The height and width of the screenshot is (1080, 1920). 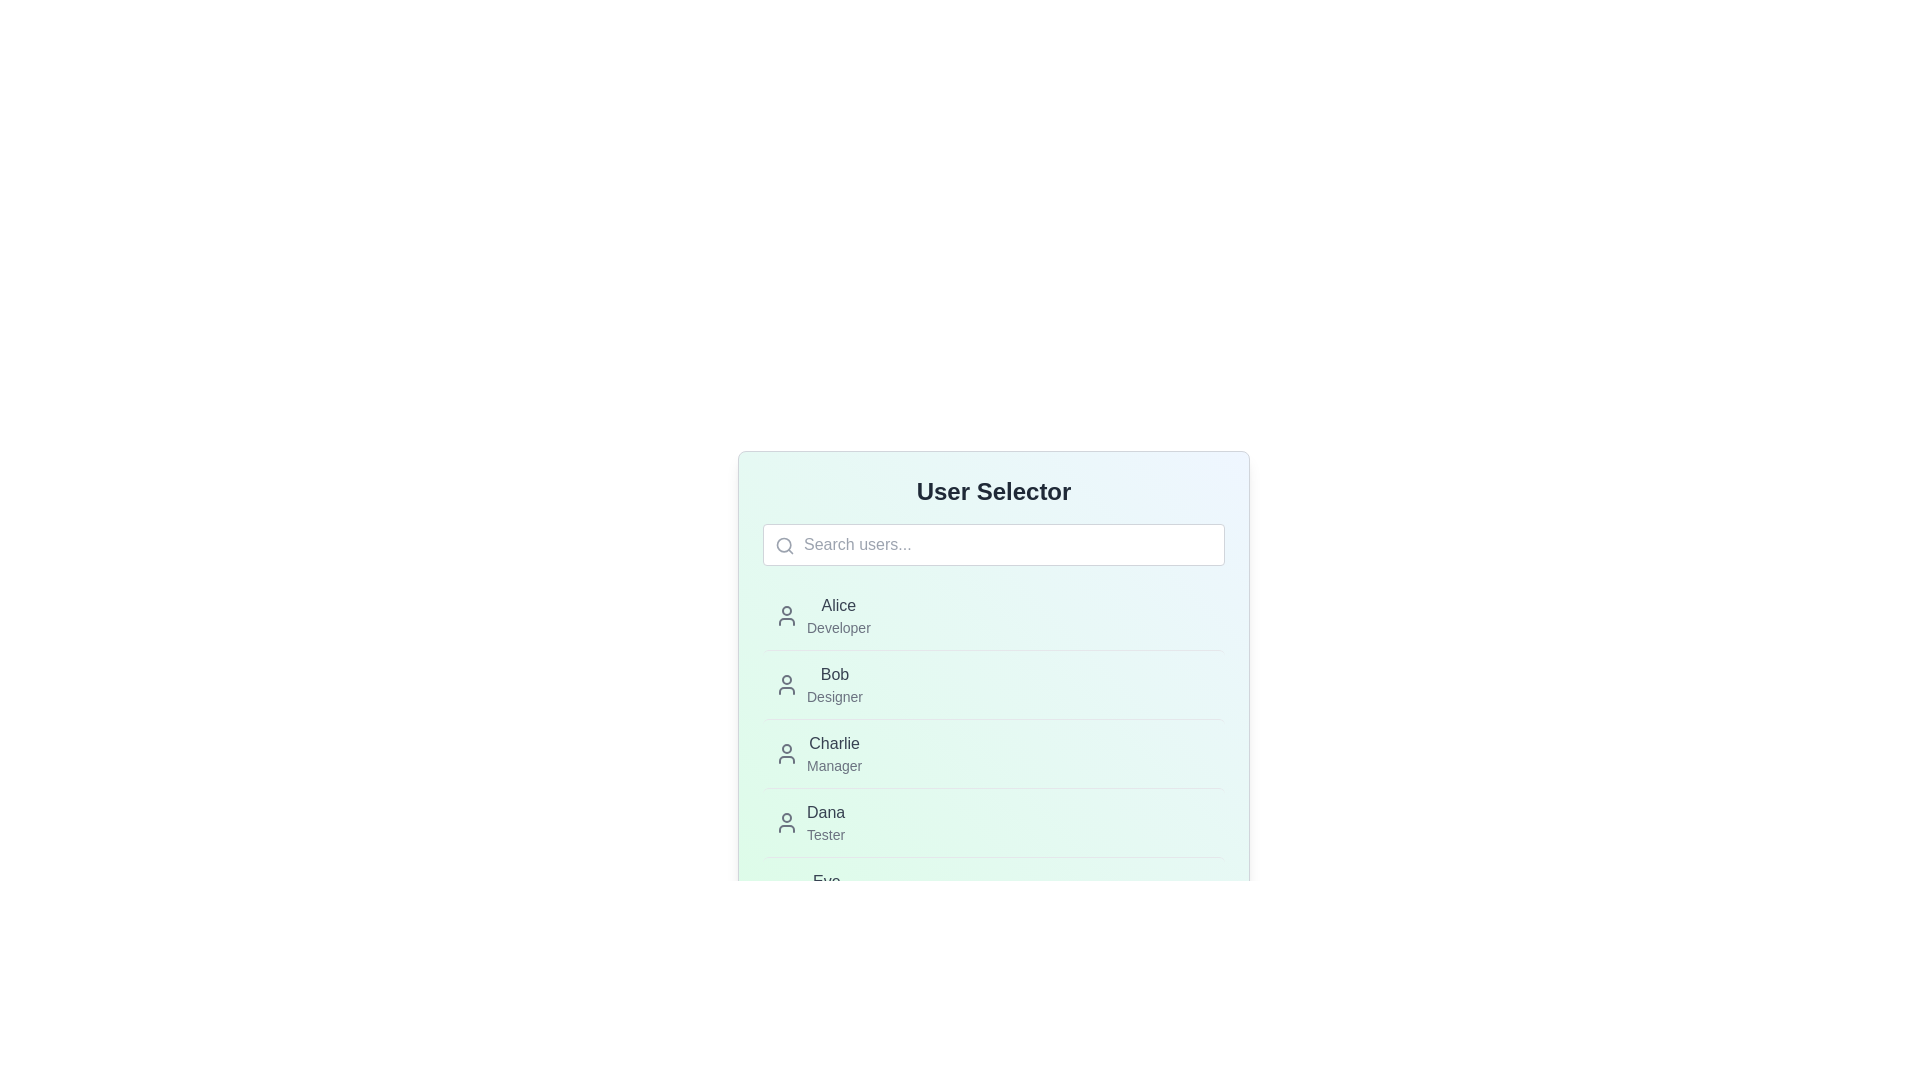 I want to click on the last selectable user entry in the list, which represents the user 'Eve' with the role 'Admin', so click(x=993, y=890).